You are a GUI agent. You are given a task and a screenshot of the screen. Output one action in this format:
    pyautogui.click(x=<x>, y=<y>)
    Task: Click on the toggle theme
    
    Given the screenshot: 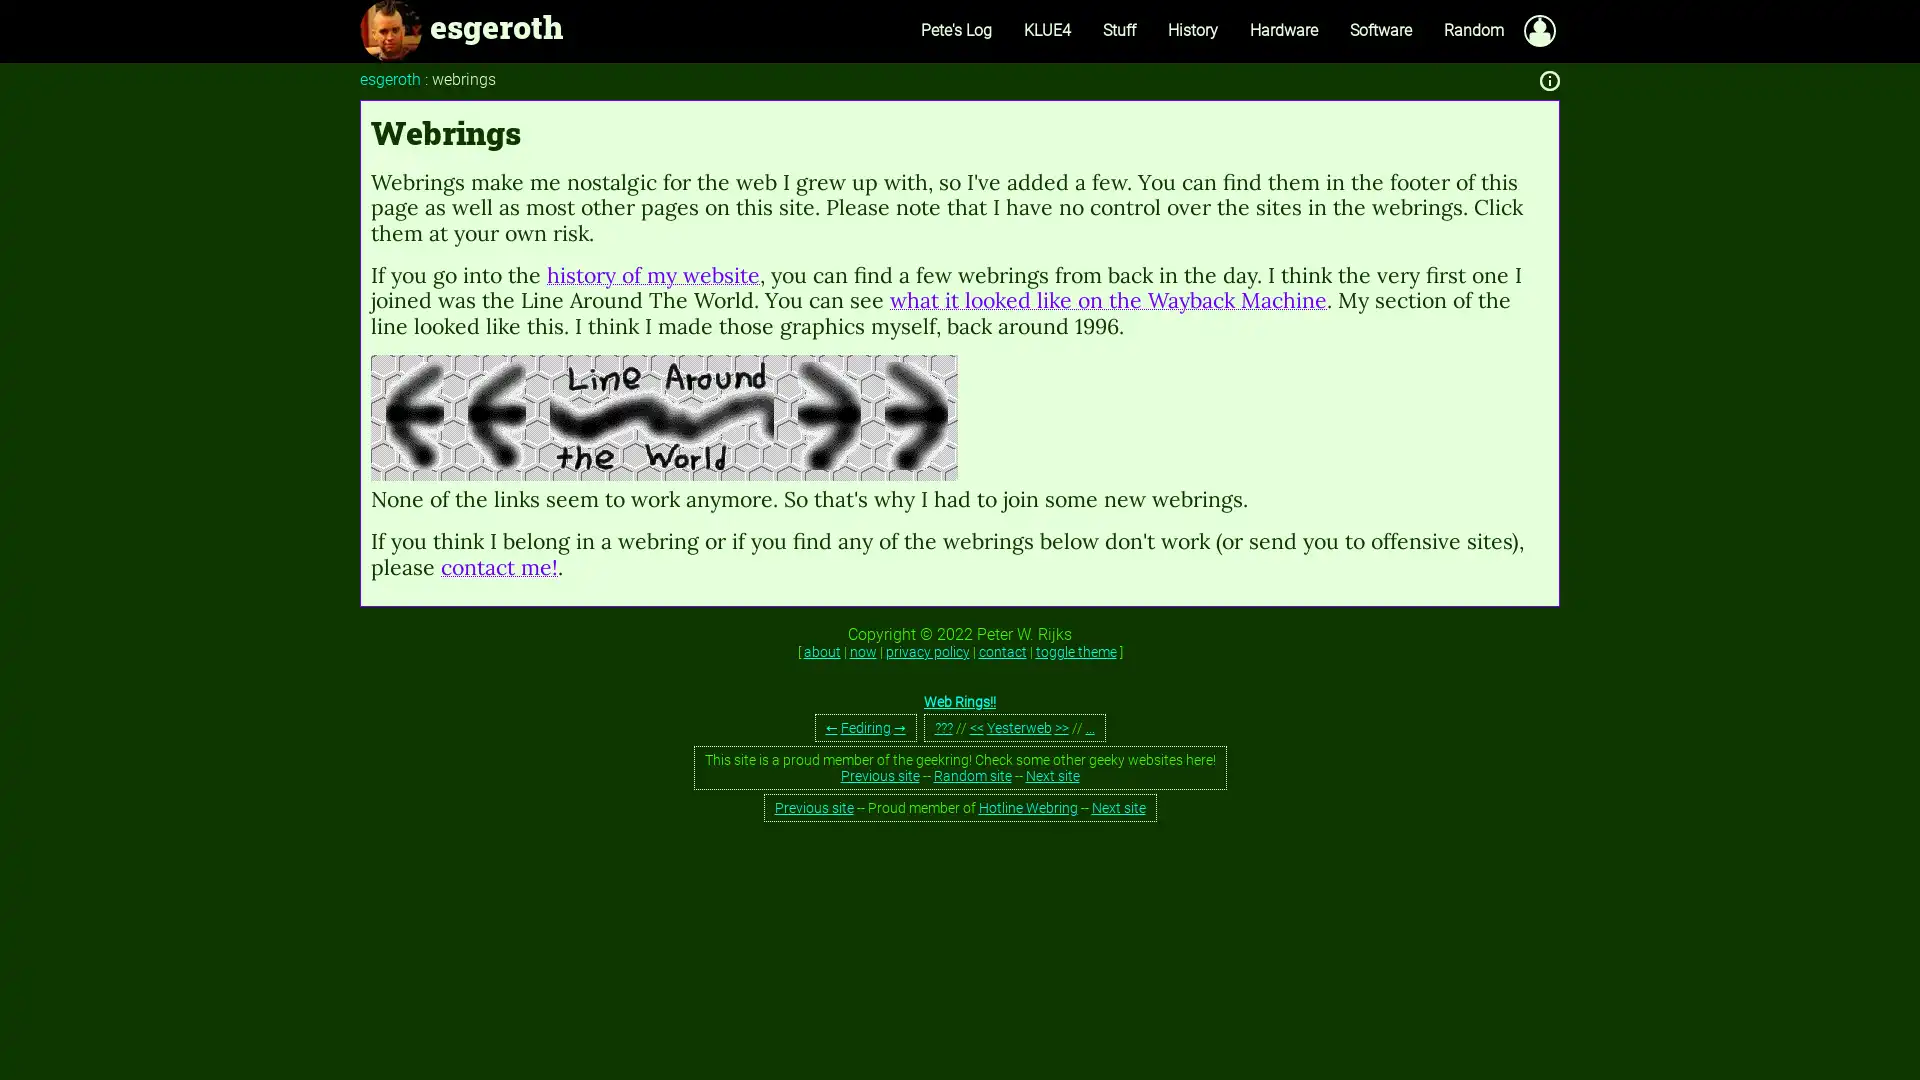 What is the action you would take?
    pyautogui.click(x=1074, y=651)
    